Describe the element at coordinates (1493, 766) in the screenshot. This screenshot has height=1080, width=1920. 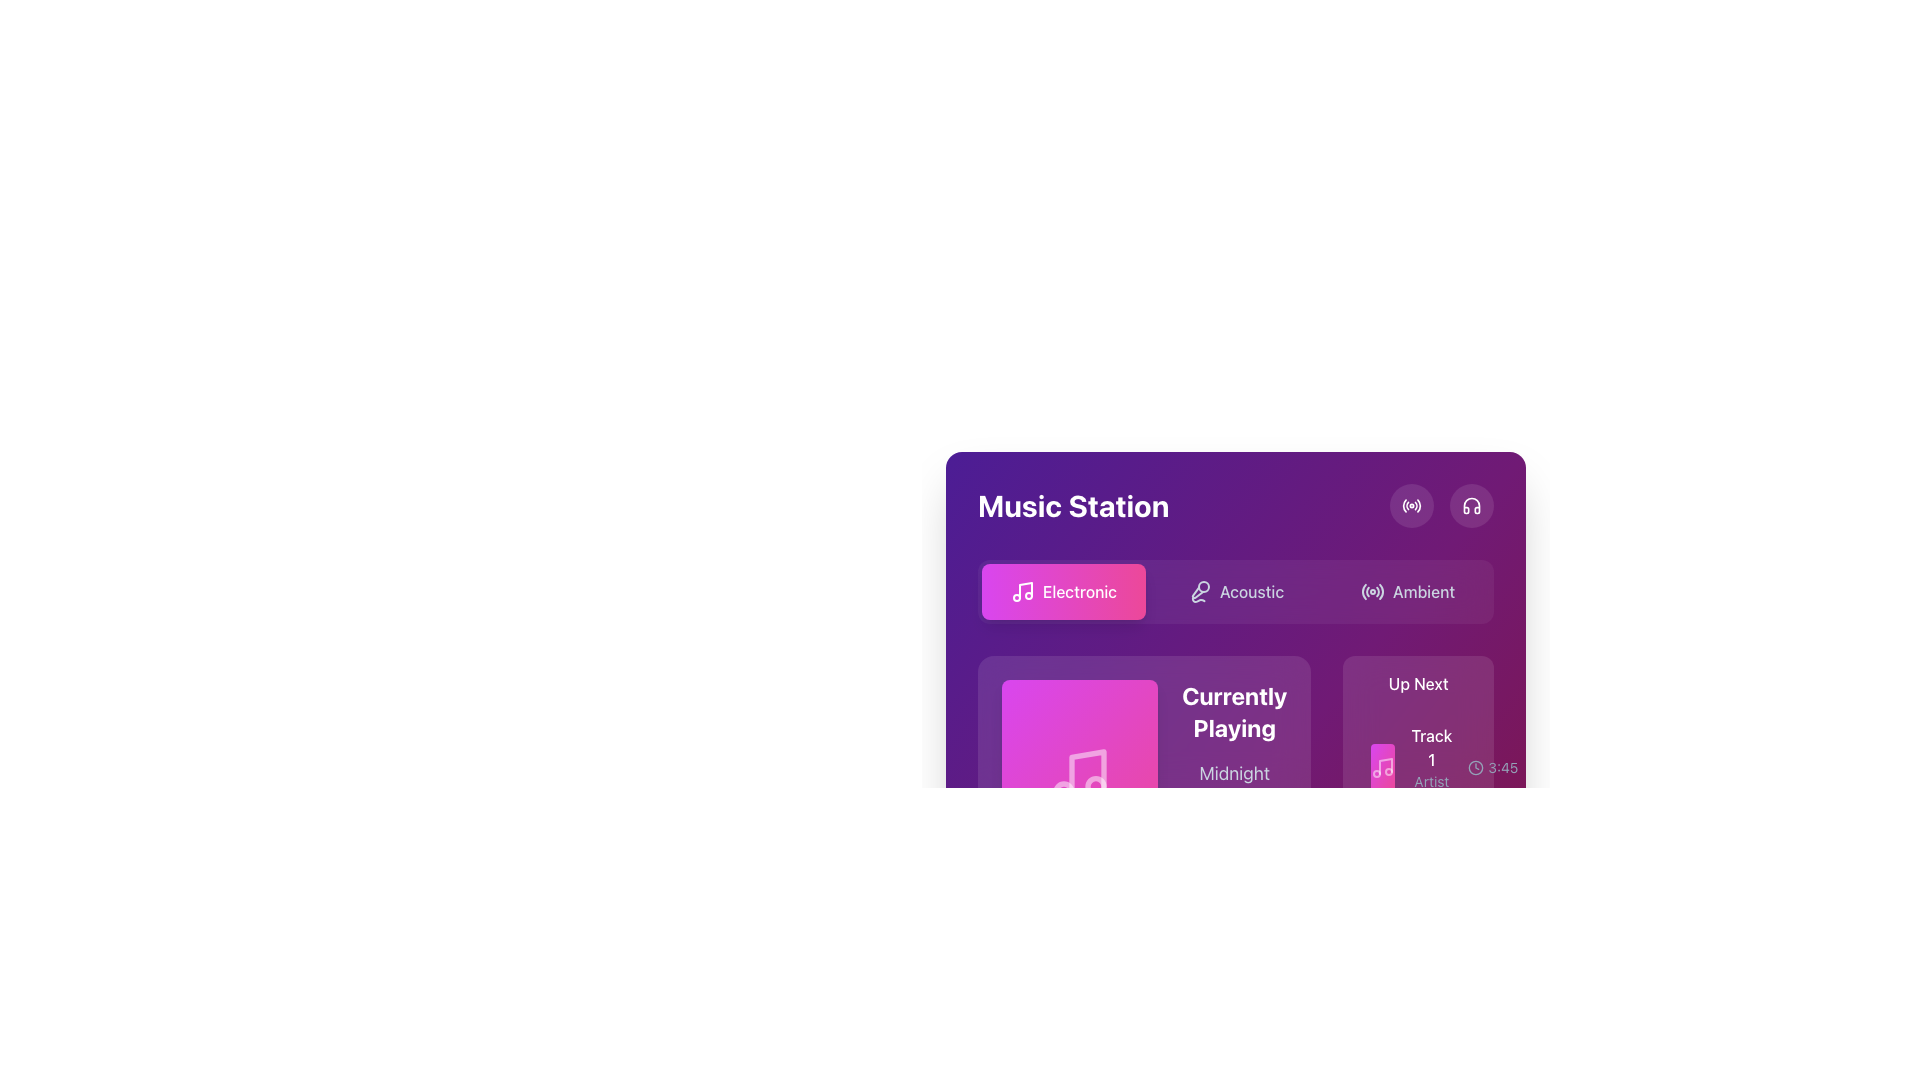
I see `the clock icon and text '3:45' located at the bottom-right area of the card containing track information for 'Track 1' and 'Artist 1'` at that location.